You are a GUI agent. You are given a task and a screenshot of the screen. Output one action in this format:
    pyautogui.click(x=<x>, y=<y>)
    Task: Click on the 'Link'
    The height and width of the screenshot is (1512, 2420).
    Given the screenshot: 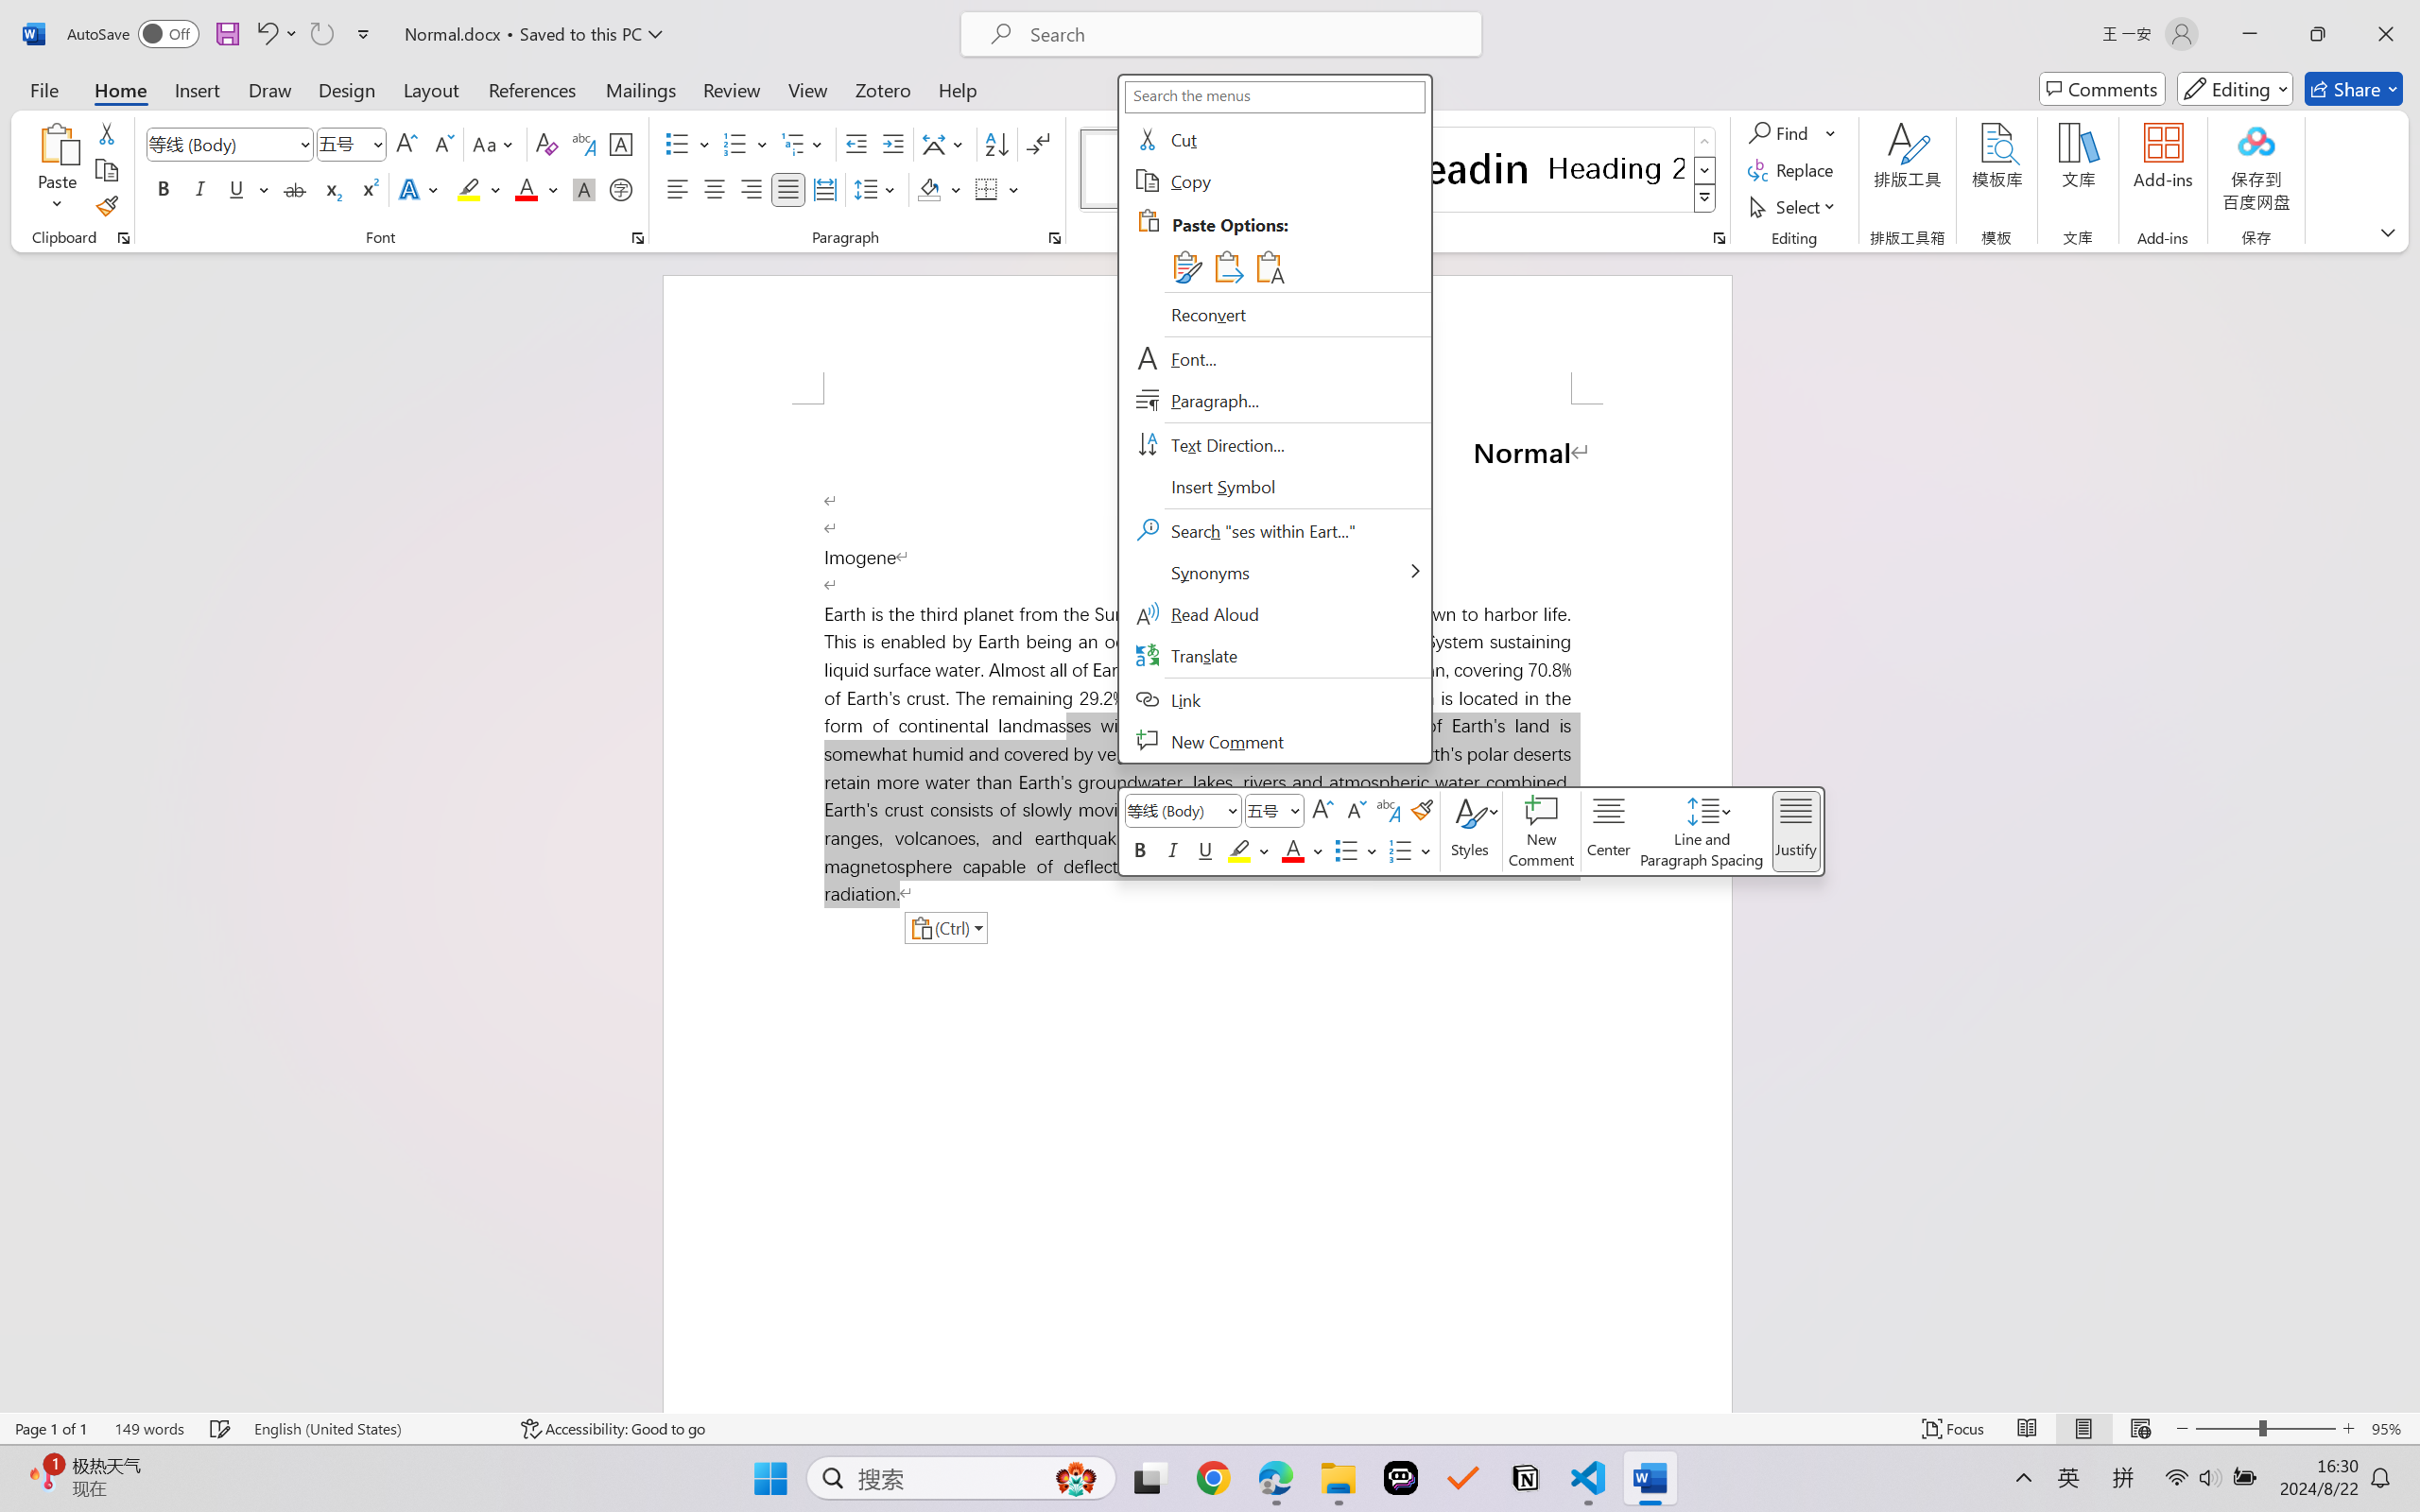 What is the action you would take?
    pyautogui.click(x=1272, y=698)
    